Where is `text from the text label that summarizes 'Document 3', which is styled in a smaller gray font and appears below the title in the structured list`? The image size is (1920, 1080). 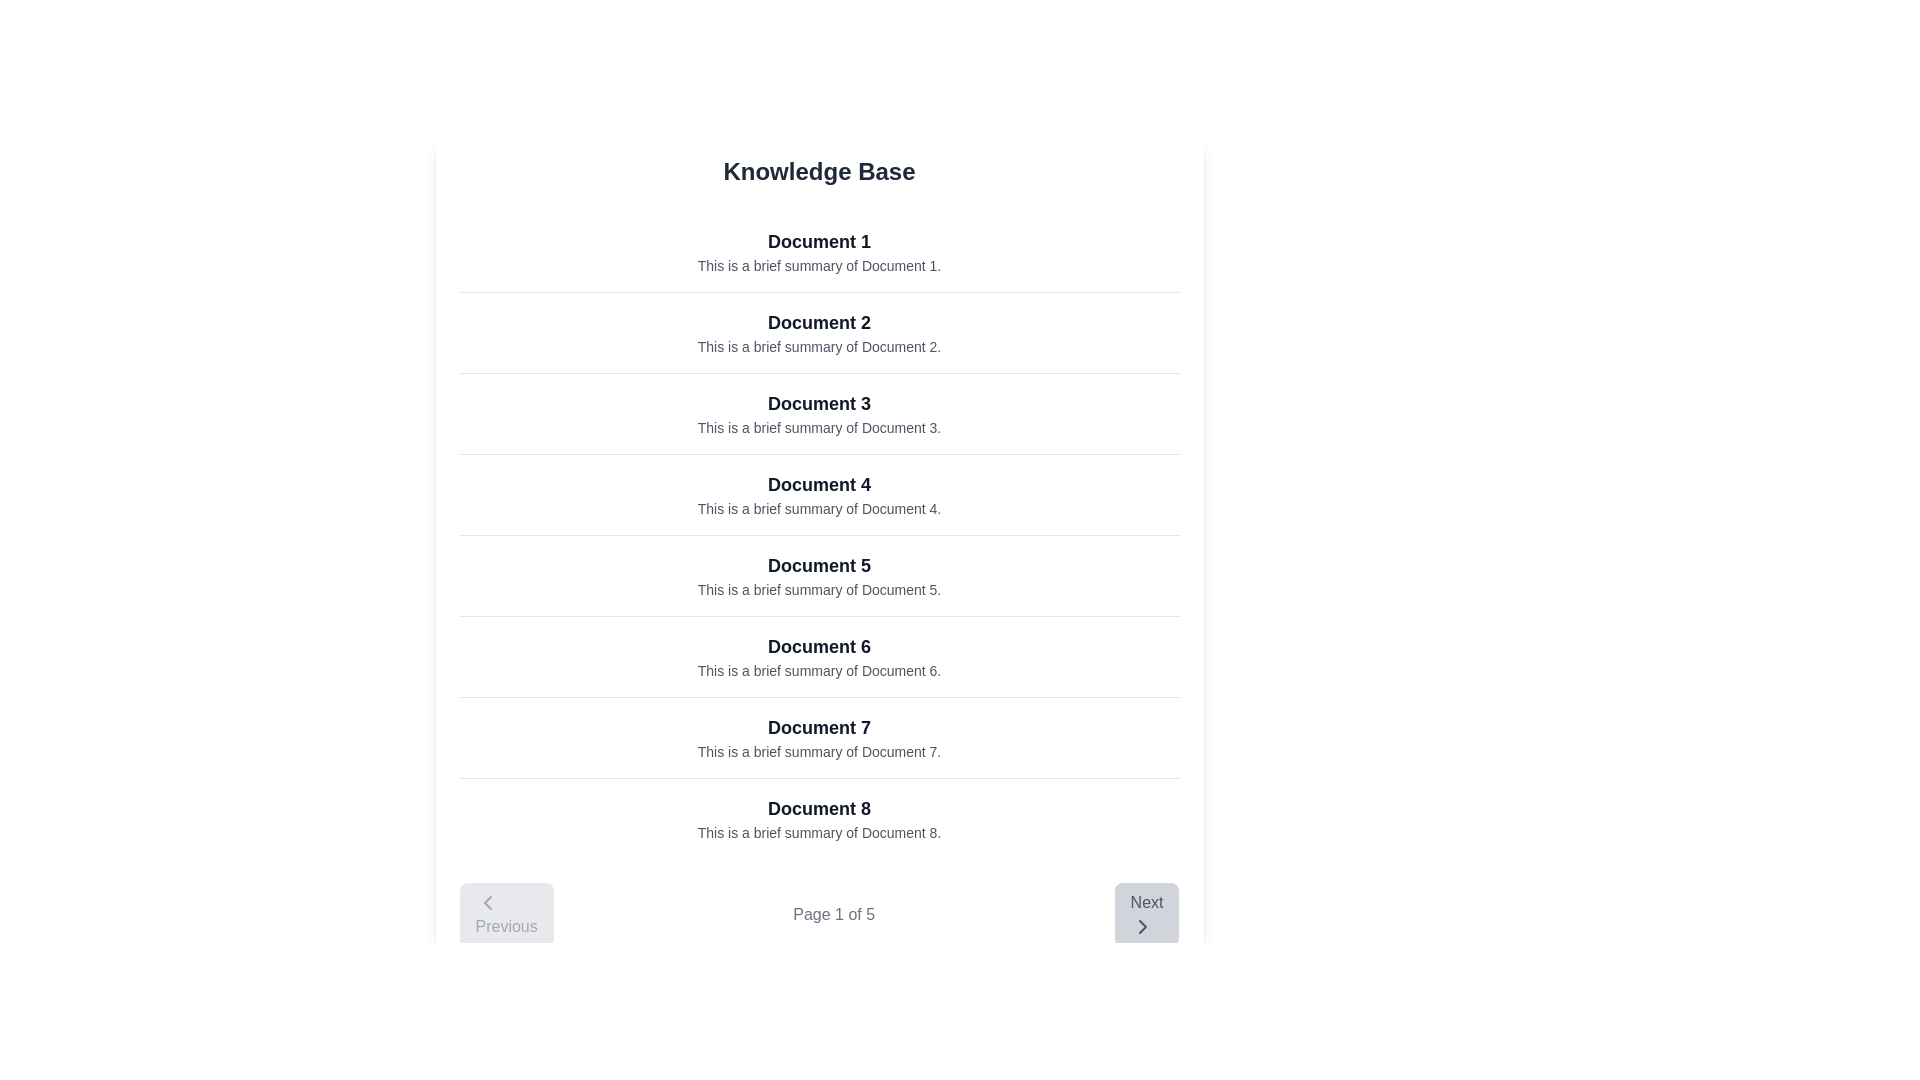
text from the text label that summarizes 'Document 3', which is styled in a smaller gray font and appears below the title in the structured list is located at coordinates (819, 427).